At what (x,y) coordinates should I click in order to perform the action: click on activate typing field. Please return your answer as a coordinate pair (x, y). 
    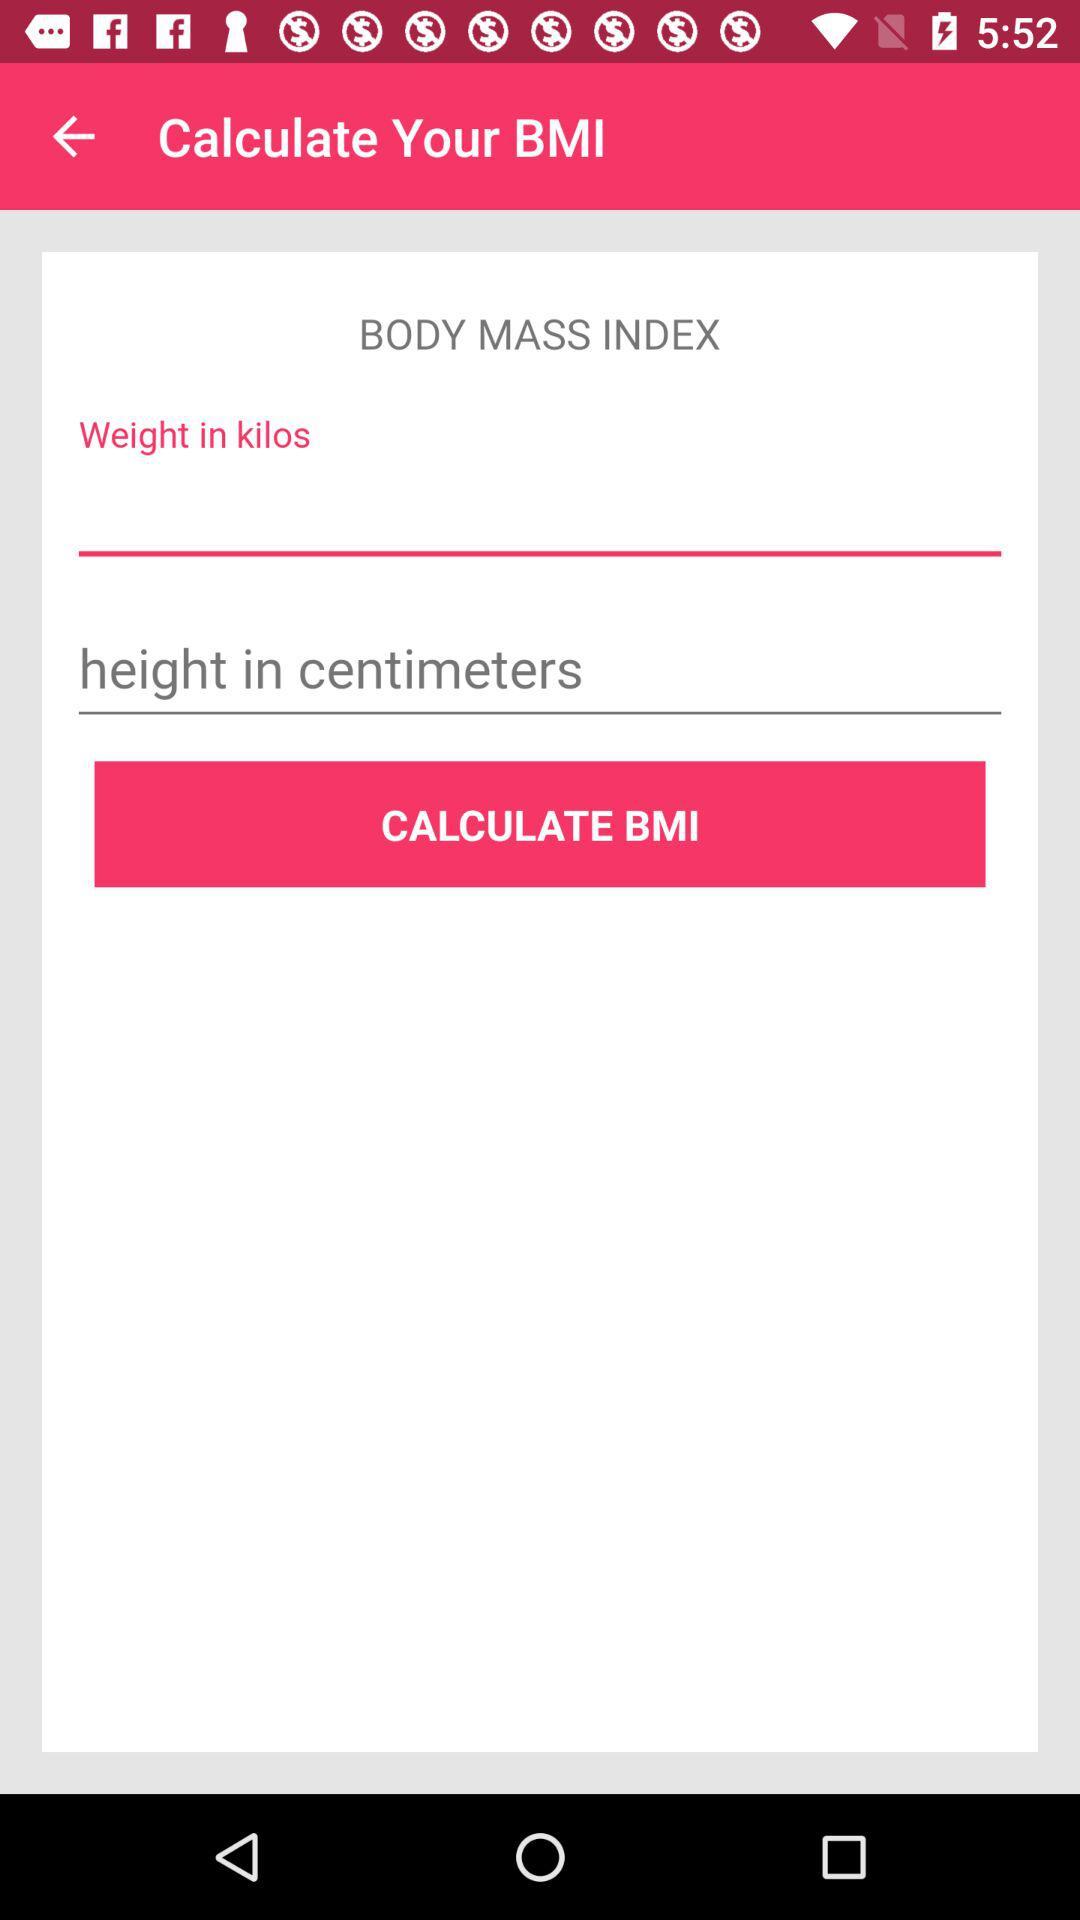
    Looking at the image, I should click on (540, 671).